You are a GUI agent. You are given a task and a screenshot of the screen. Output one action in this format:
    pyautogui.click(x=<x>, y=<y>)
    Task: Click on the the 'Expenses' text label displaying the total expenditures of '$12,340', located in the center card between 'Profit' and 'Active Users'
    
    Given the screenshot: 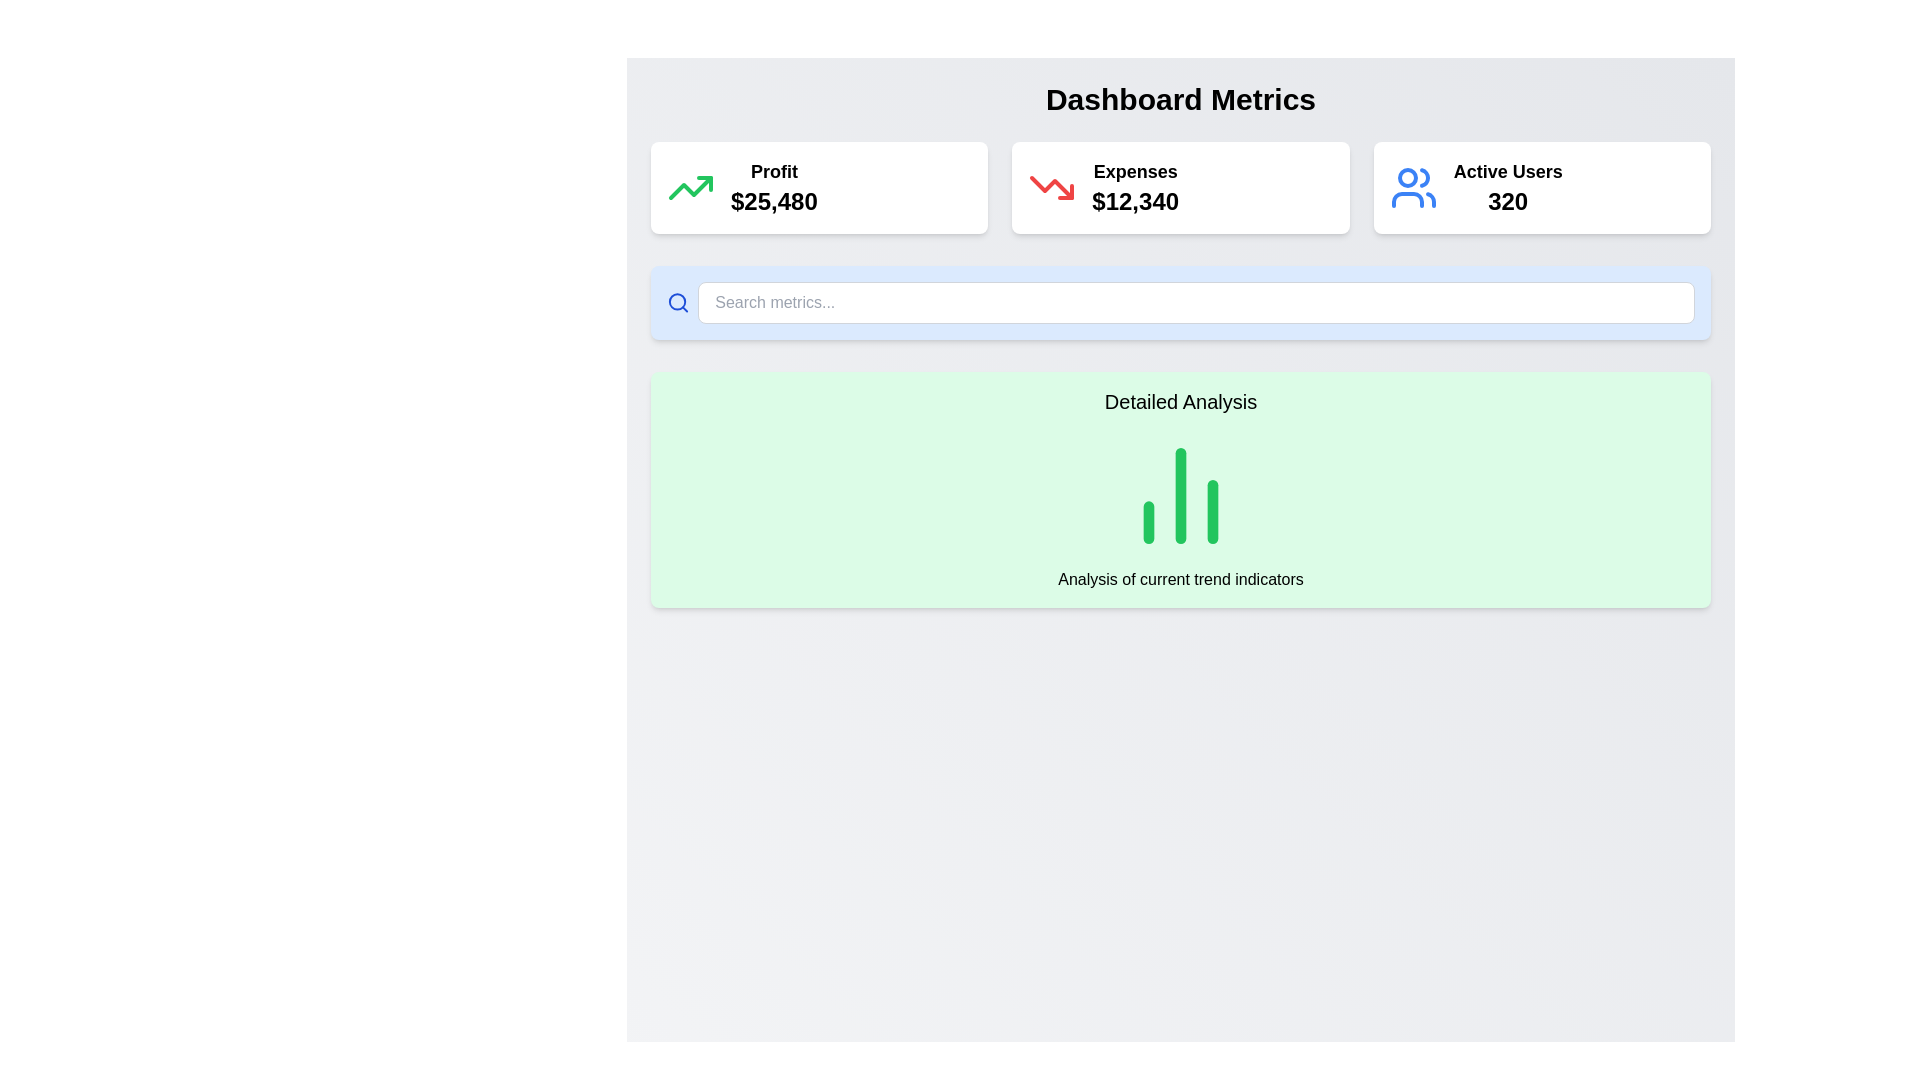 What is the action you would take?
    pyautogui.click(x=1135, y=188)
    